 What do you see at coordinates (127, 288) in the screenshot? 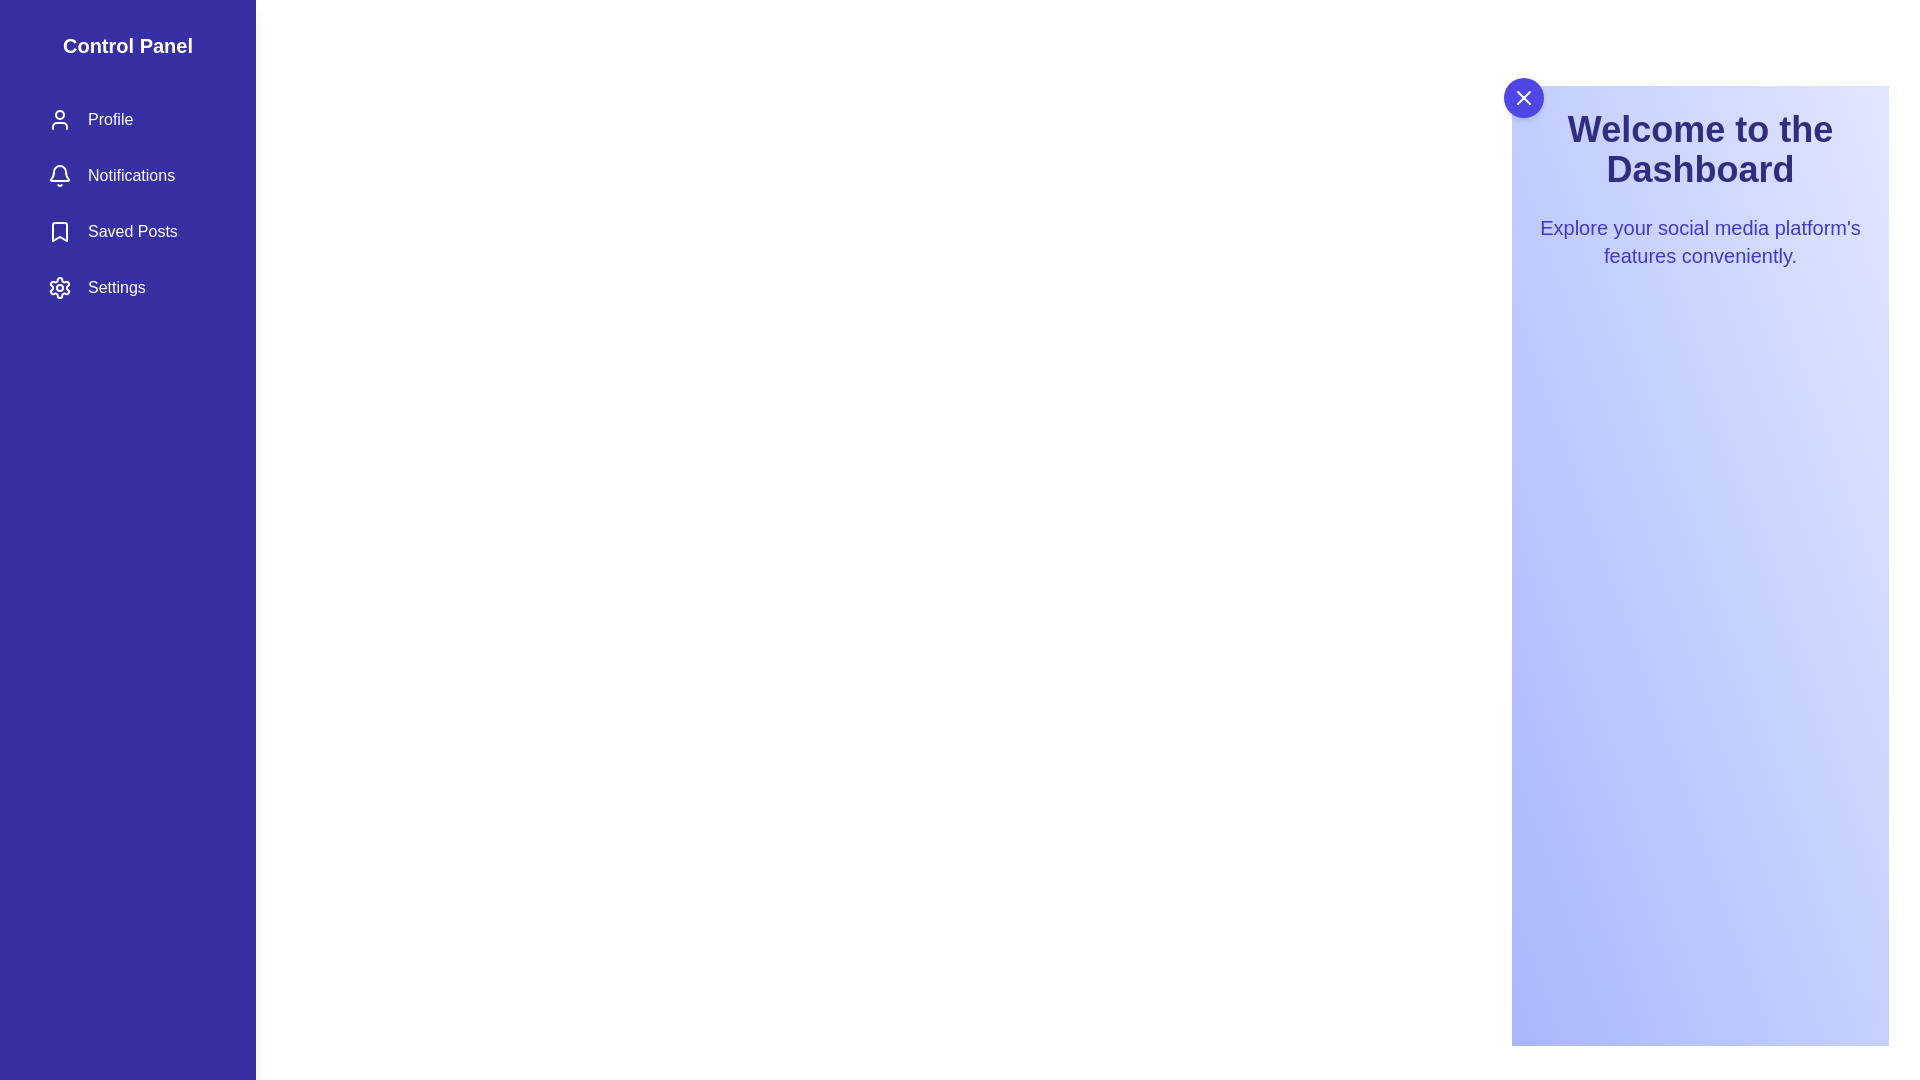
I see `the side drawer item Settings to observe visual feedback` at bounding box center [127, 288].